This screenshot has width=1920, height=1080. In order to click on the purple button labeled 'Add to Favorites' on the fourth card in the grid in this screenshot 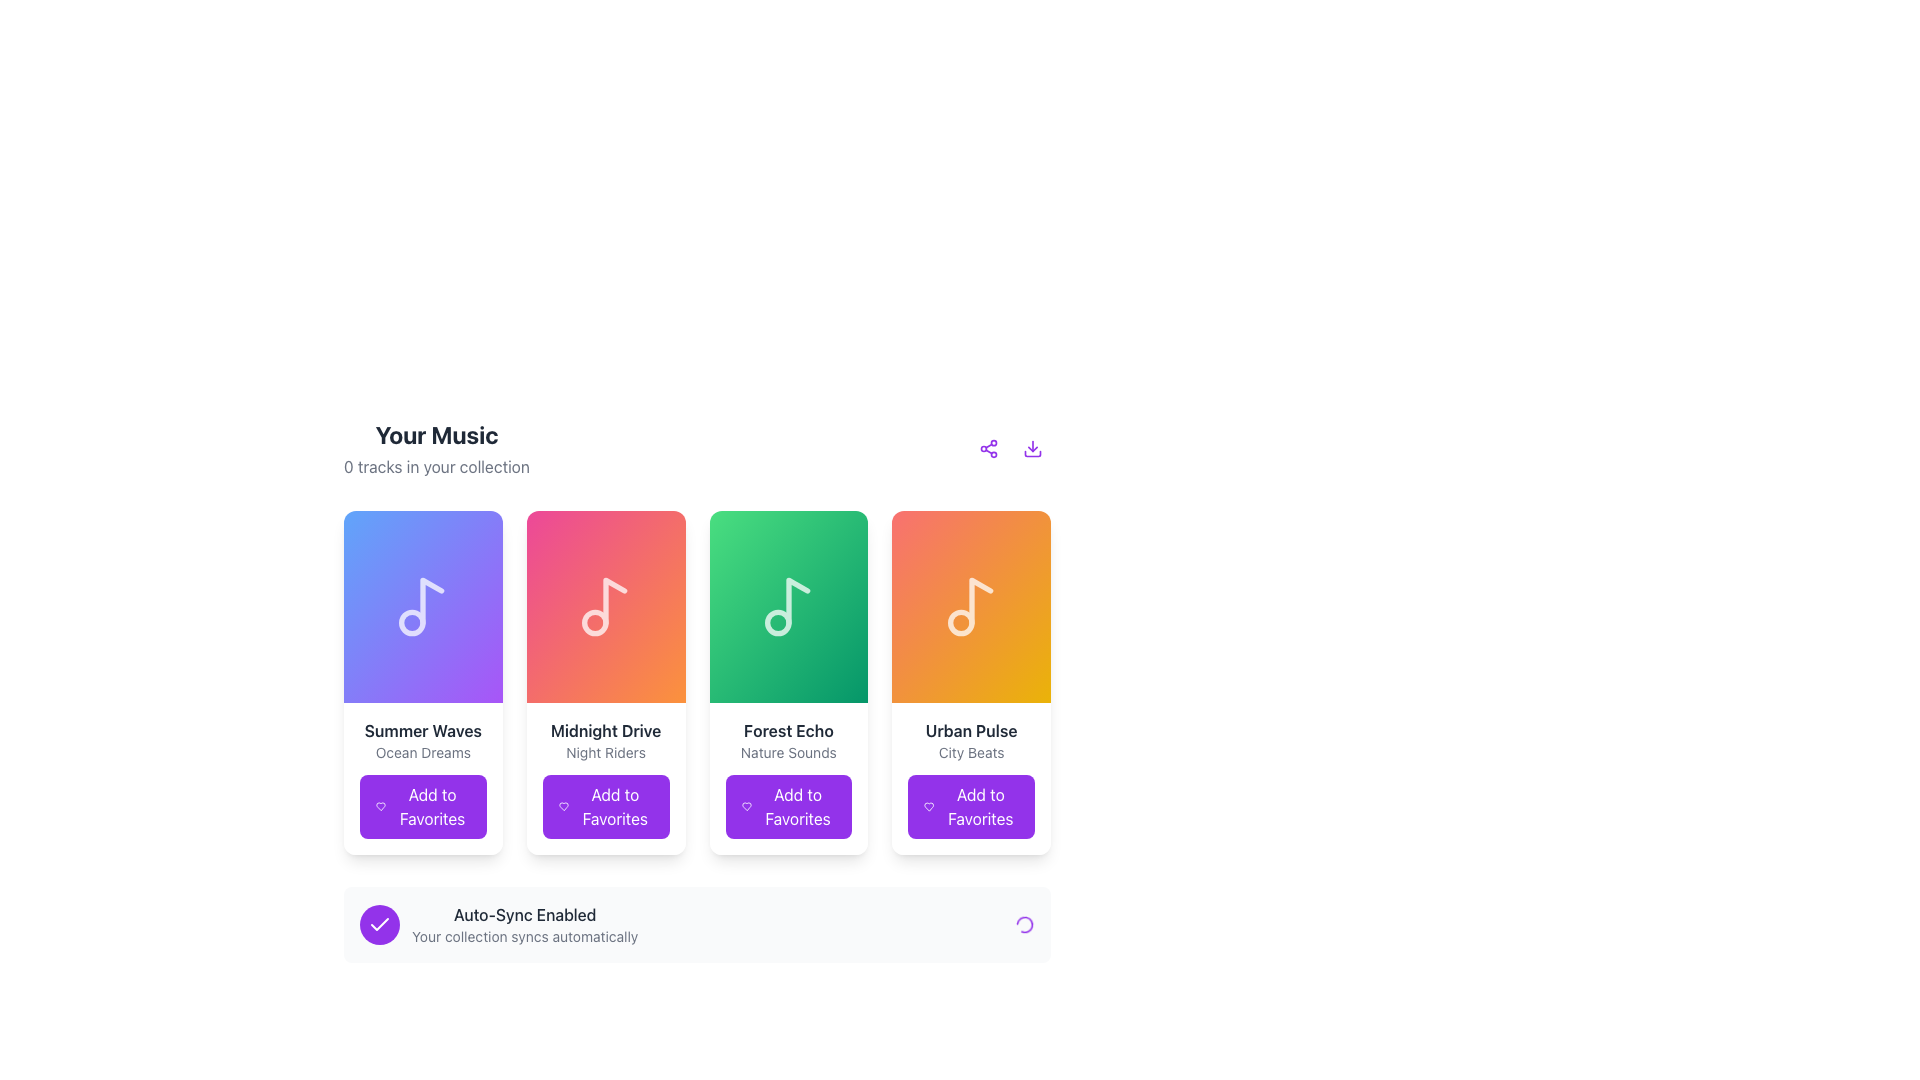, I will do `click(971, 681)`.